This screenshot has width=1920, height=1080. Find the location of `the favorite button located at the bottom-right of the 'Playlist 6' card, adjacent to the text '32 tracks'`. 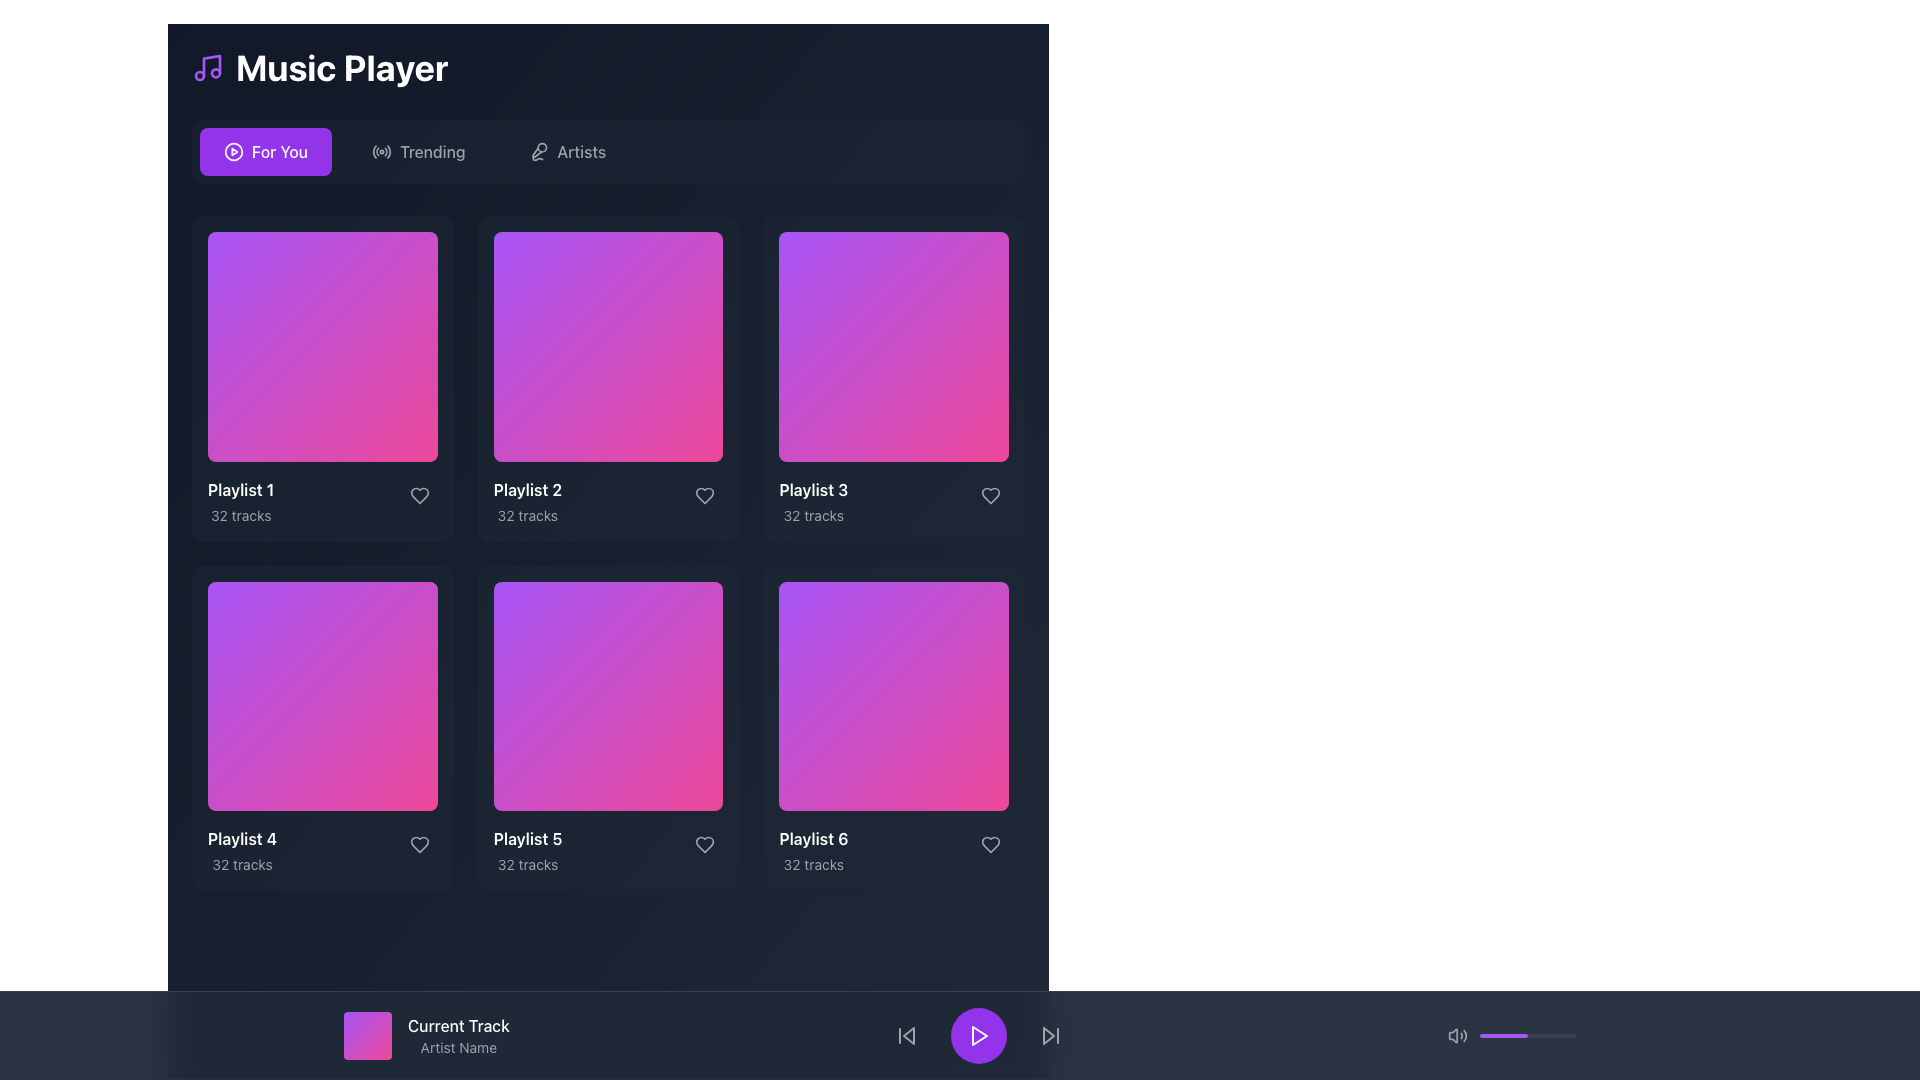

the favorite button located at the bottom-right of the 'Playlist 6' card, adjacent to the text '32 tracks' is located at coordinates (990, 845).